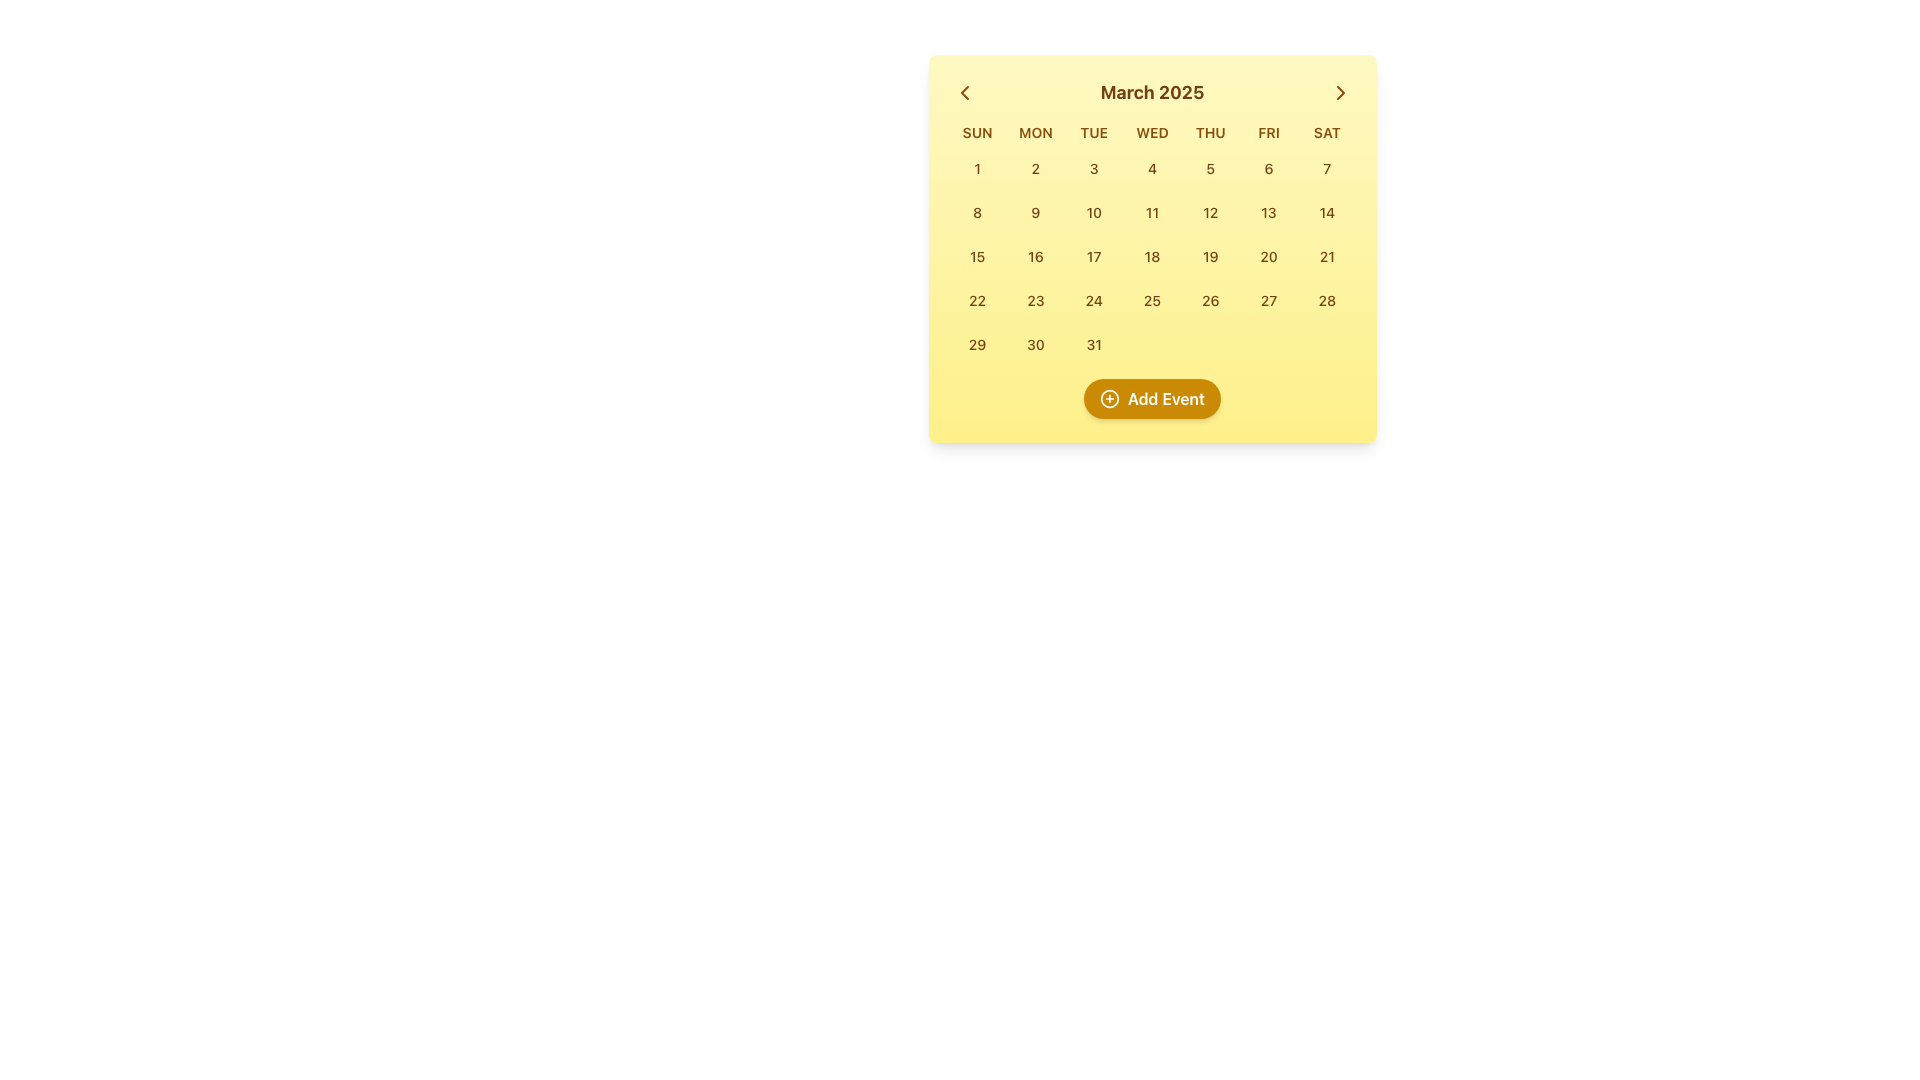  What do you see at coordinates (1152, 398) in the screenshot?
I see `the rounded yellow button labeled 'Add Event' located beneath the calendar grid` at bounding box center [1152, 398].